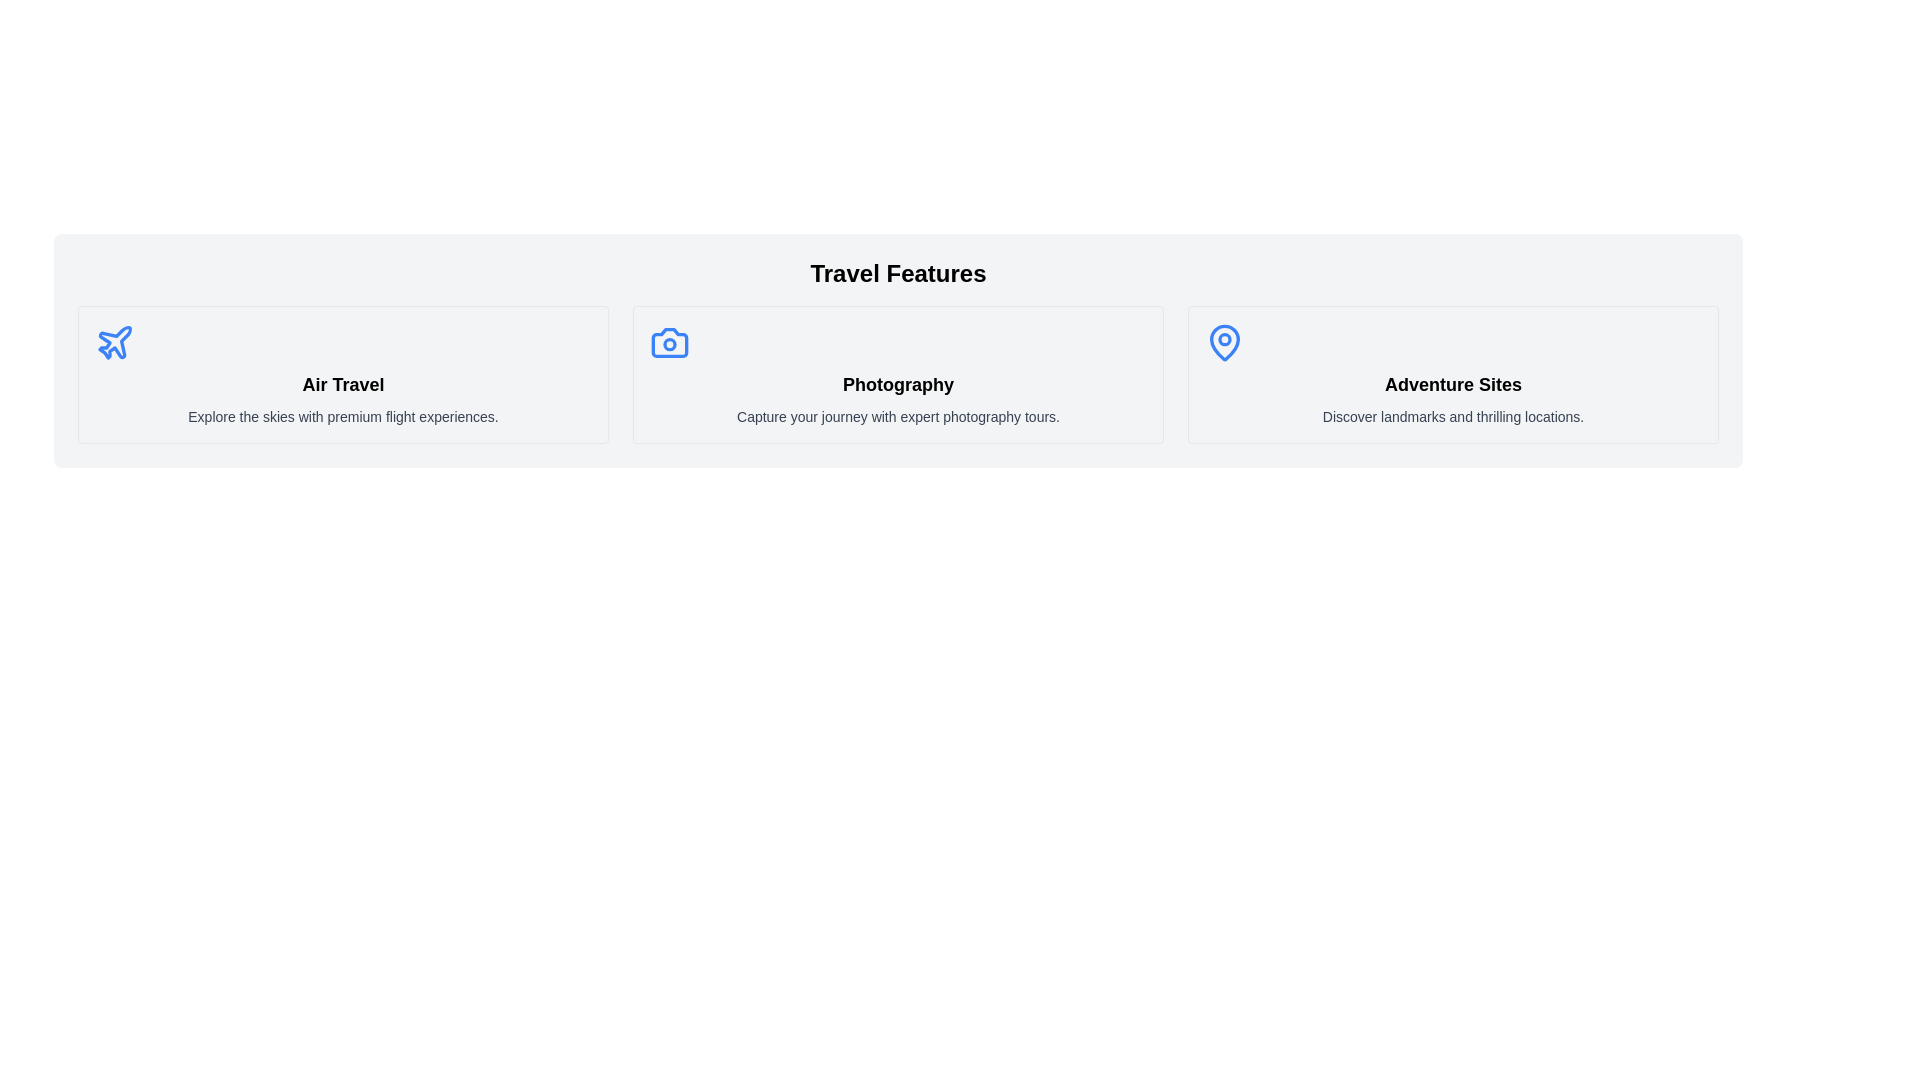 The height and width of the screenshot is (1080, 1920). I want to click on the leftmost clickable card in the 'Travel Features' section, so click(343, 374).